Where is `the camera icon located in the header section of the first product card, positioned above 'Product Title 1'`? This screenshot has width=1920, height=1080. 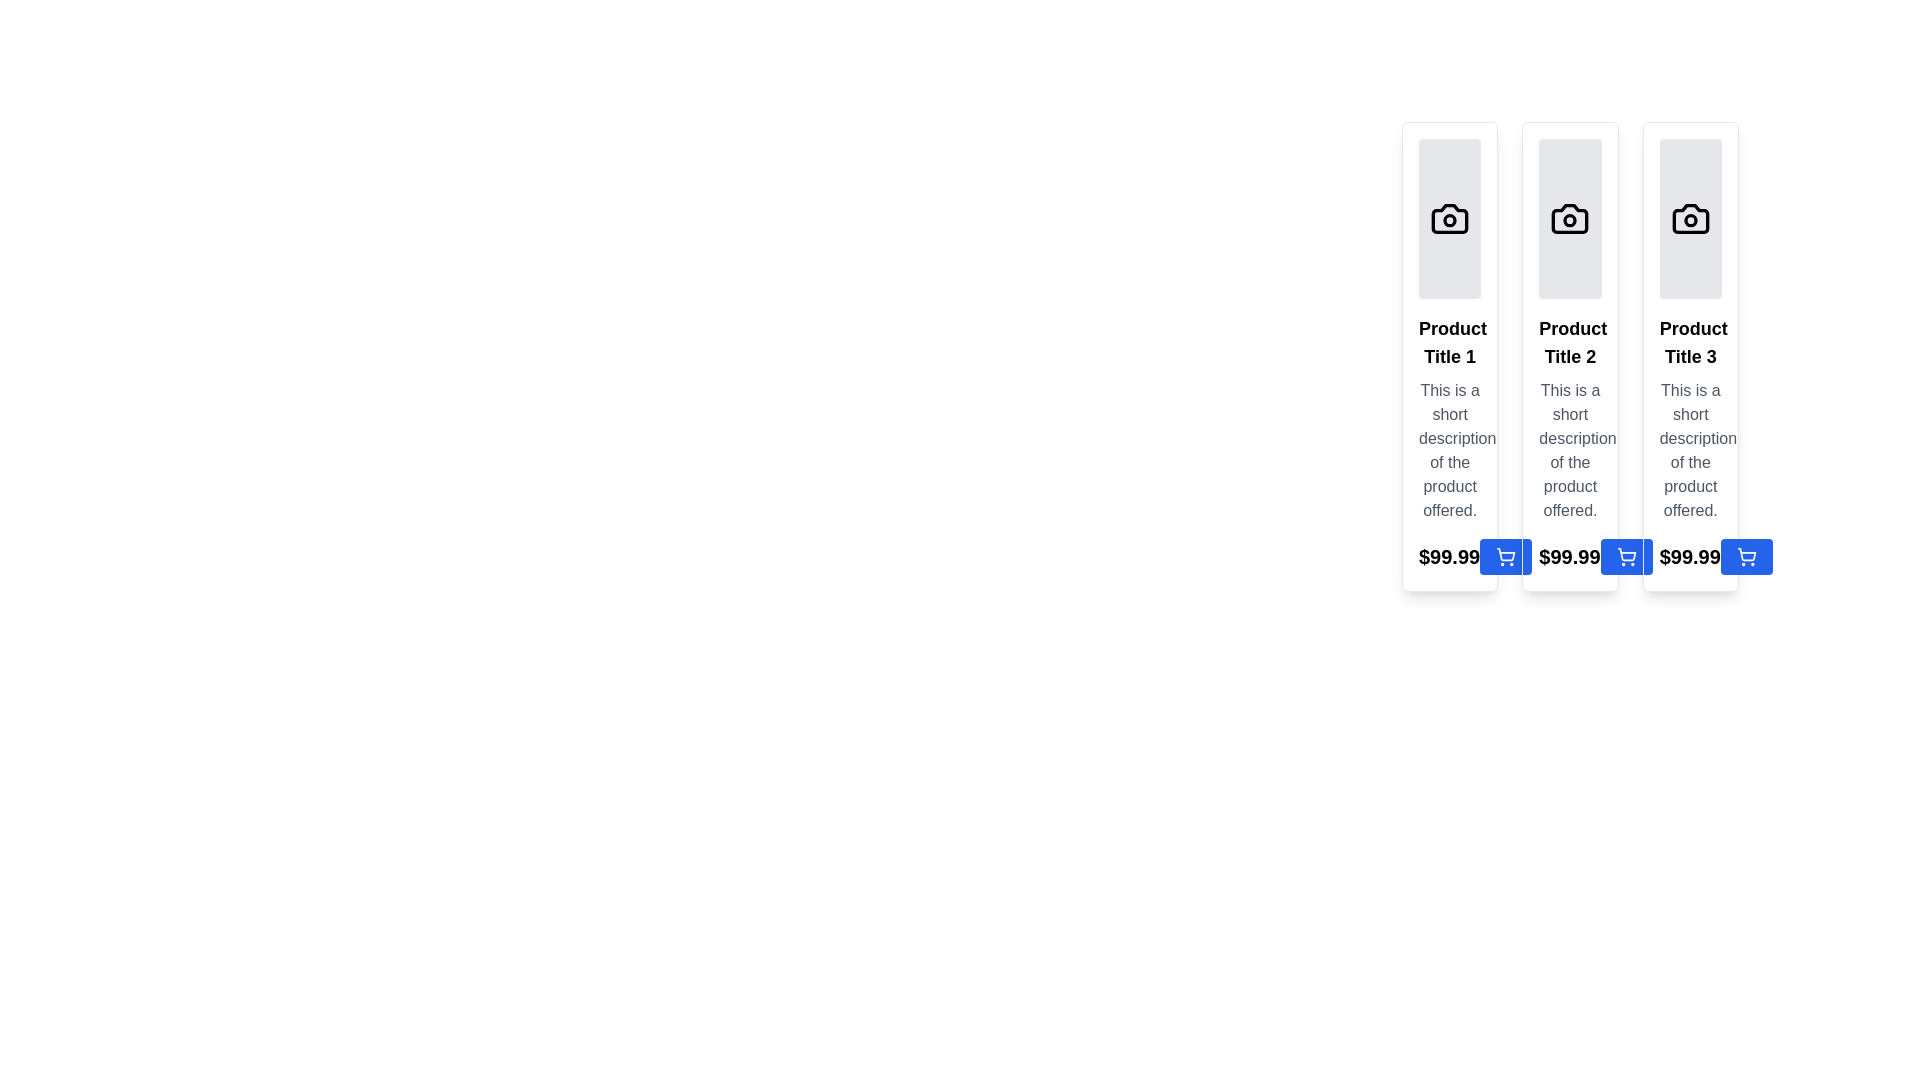 the camera icon located in the header section of the first product card, positioned above 'Product Title 1' is located at coordinates (1450, 219).